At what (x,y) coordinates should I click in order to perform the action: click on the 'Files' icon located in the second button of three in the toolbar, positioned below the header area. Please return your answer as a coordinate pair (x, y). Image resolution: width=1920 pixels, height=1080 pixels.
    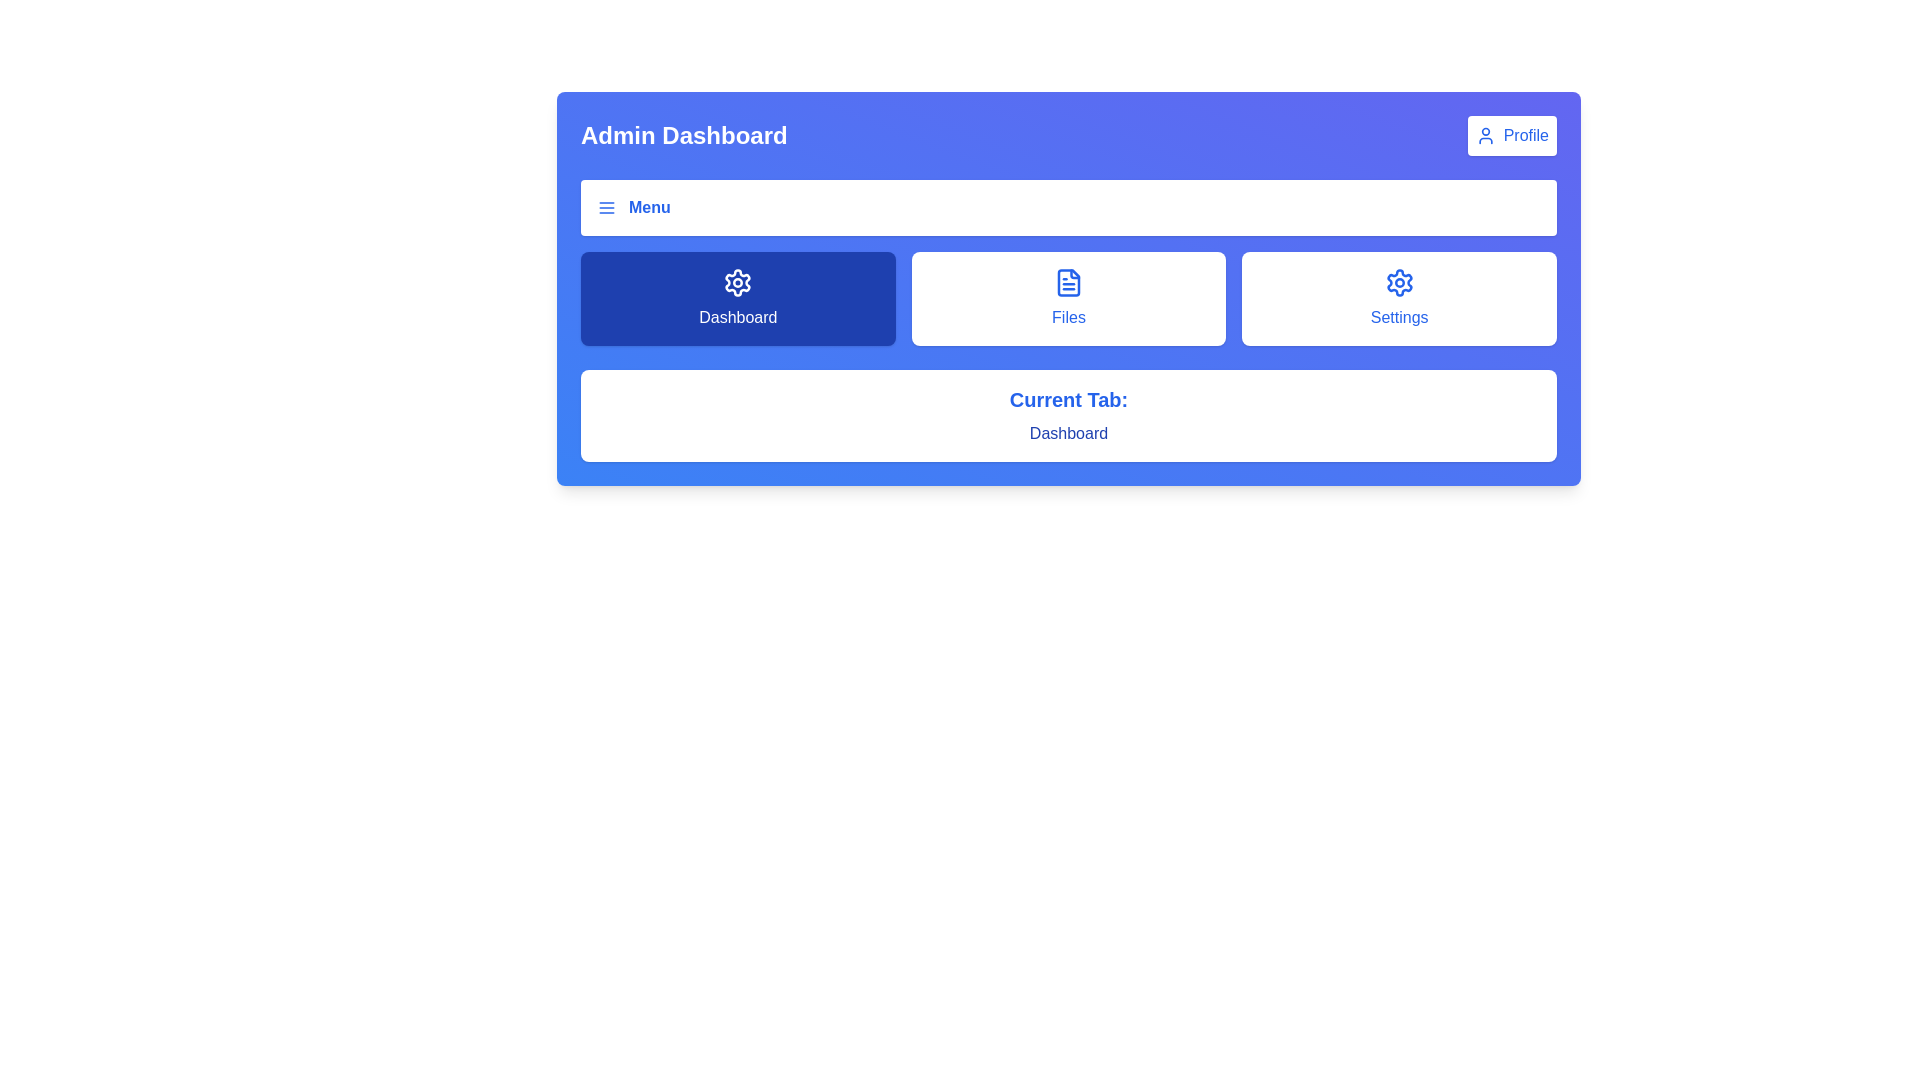
    Looking at the image, I should click on (1068, 282).